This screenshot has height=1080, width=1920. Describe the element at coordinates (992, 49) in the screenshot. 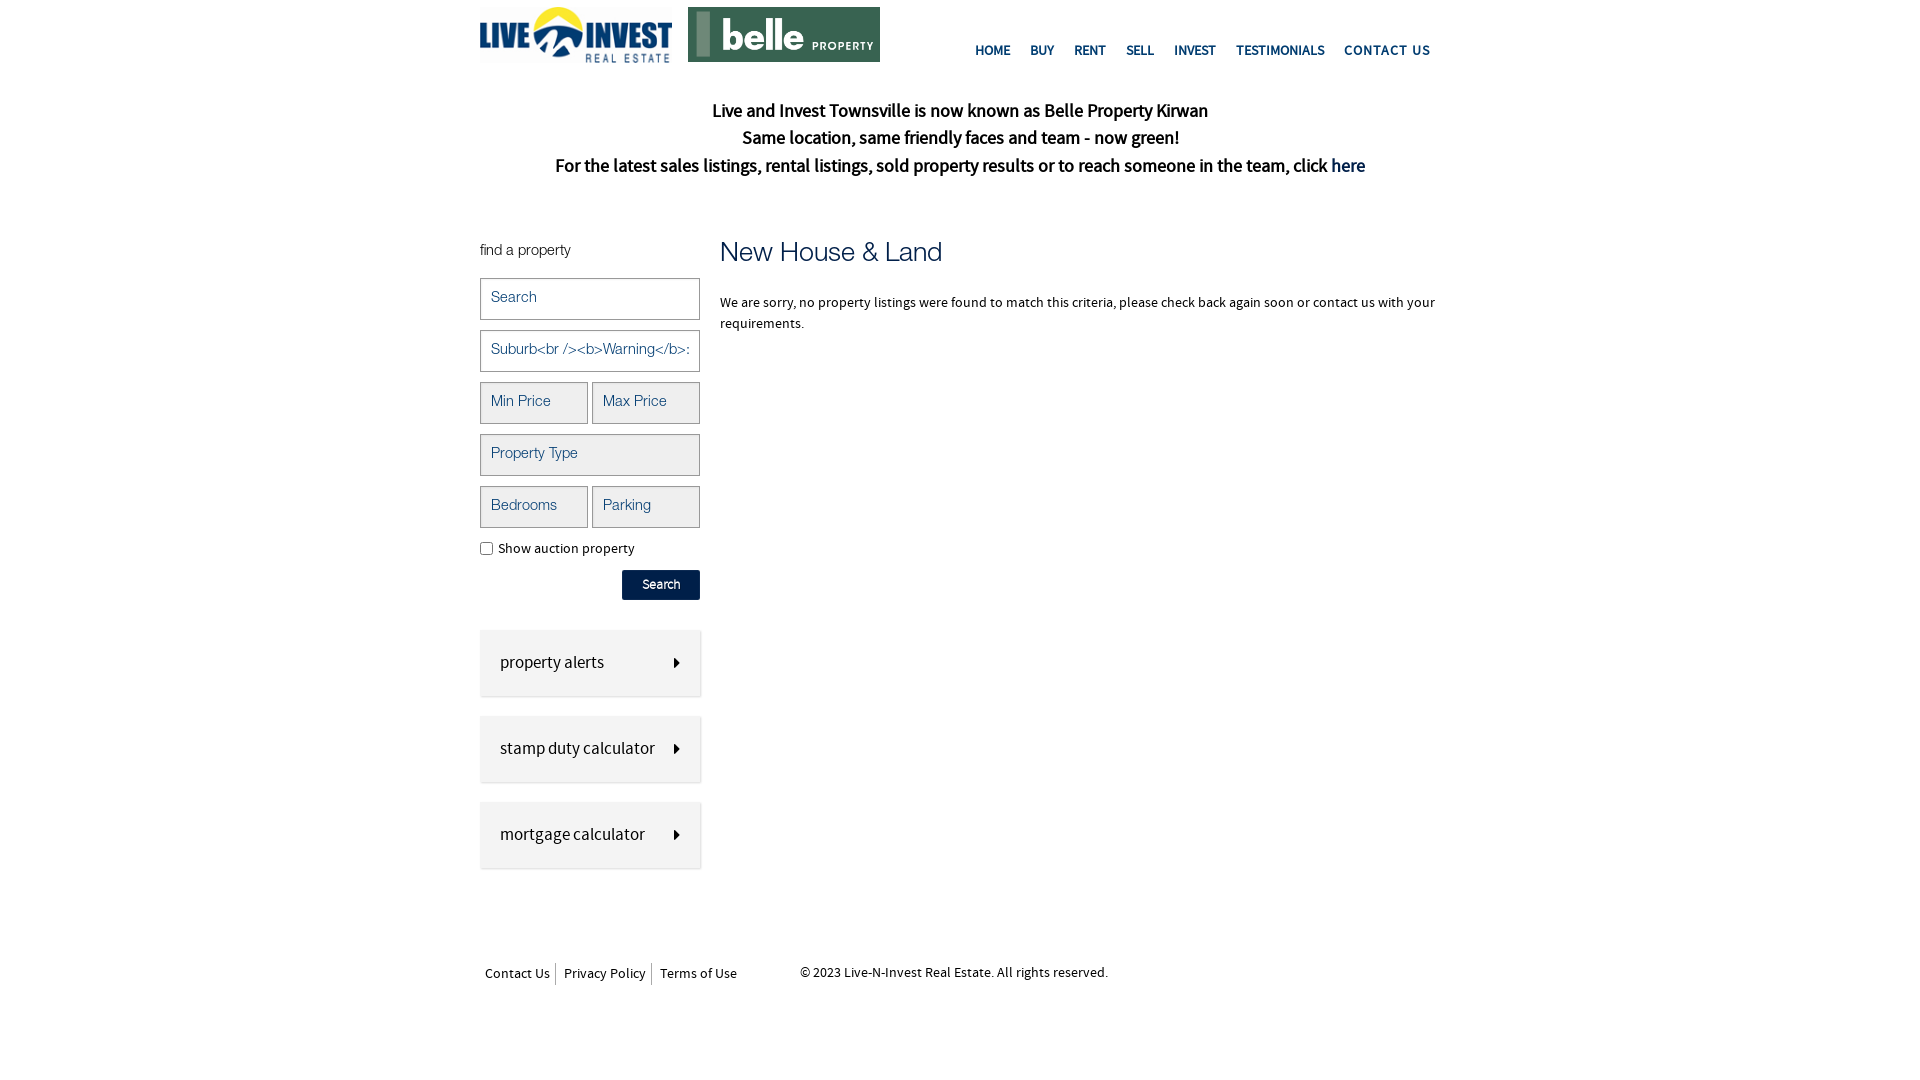

I see `'HOME'` at that location.